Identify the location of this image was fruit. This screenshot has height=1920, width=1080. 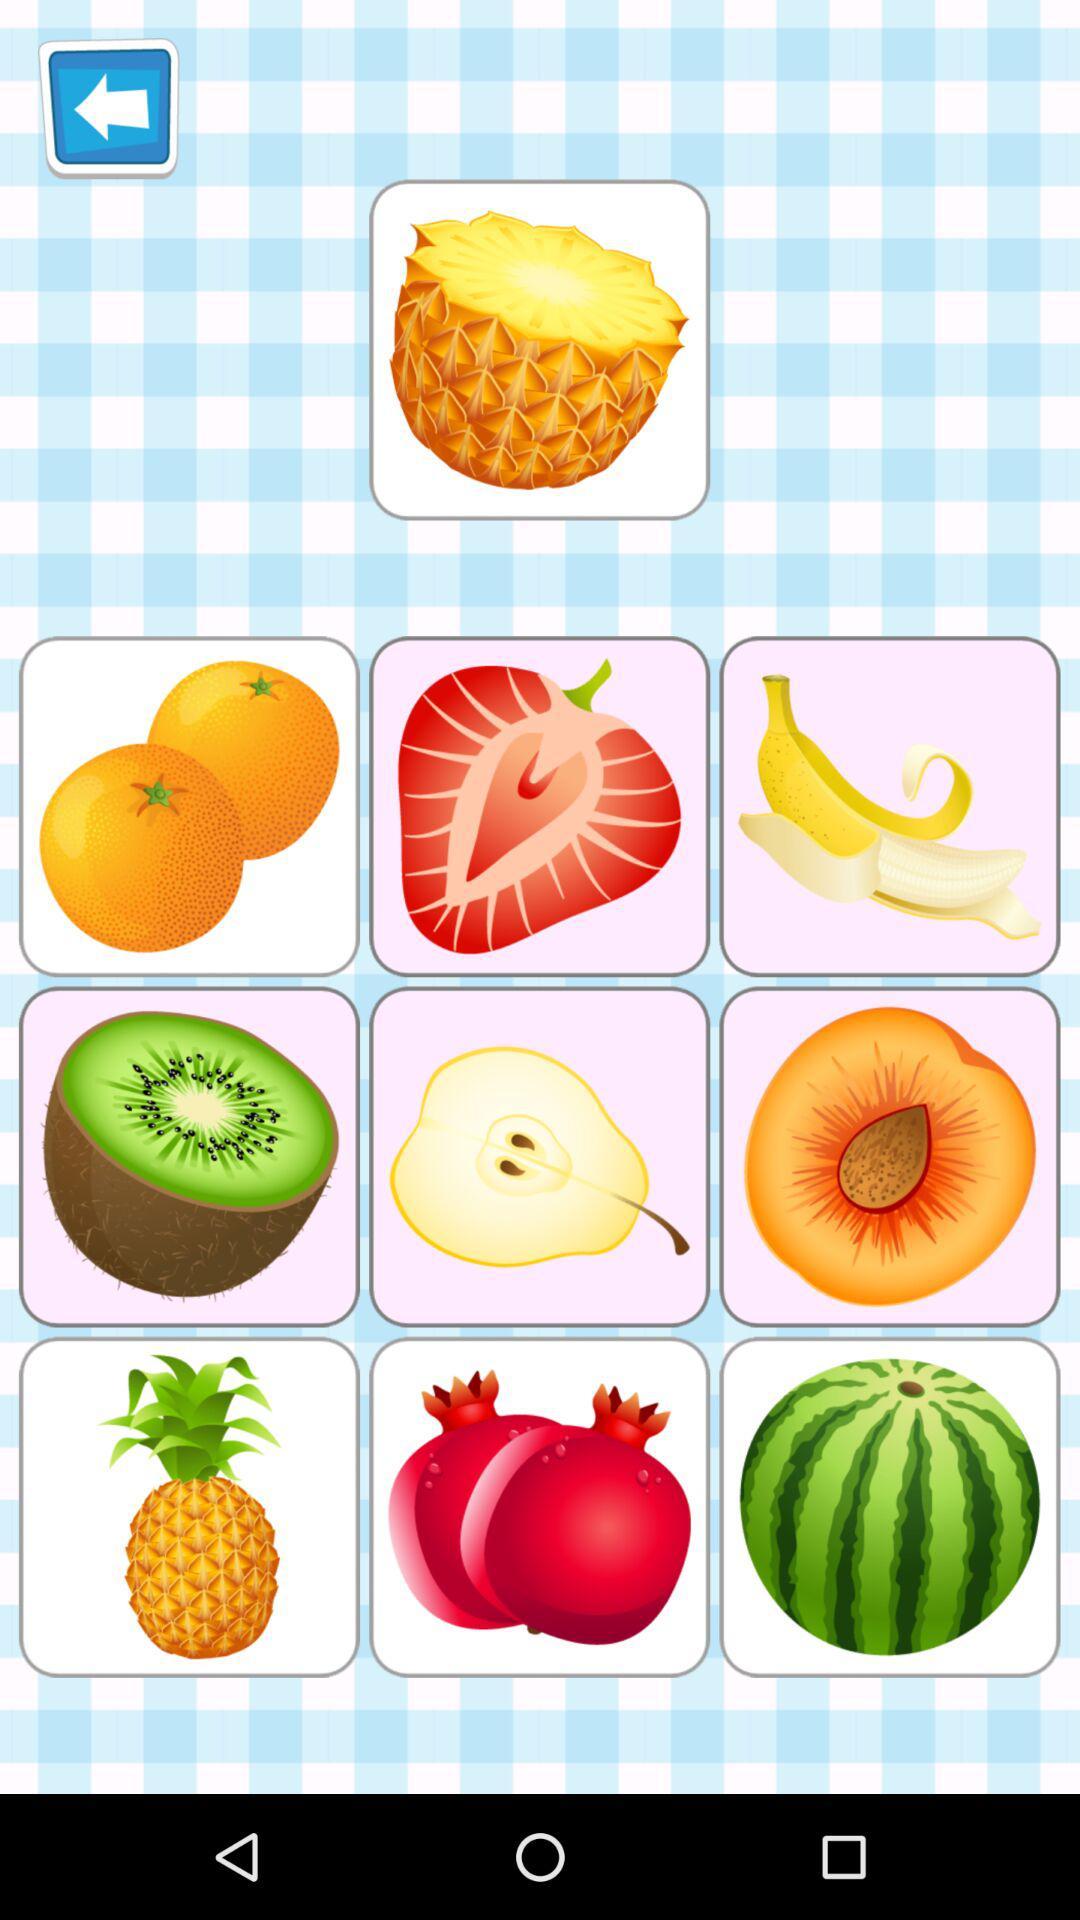
(538, 349).